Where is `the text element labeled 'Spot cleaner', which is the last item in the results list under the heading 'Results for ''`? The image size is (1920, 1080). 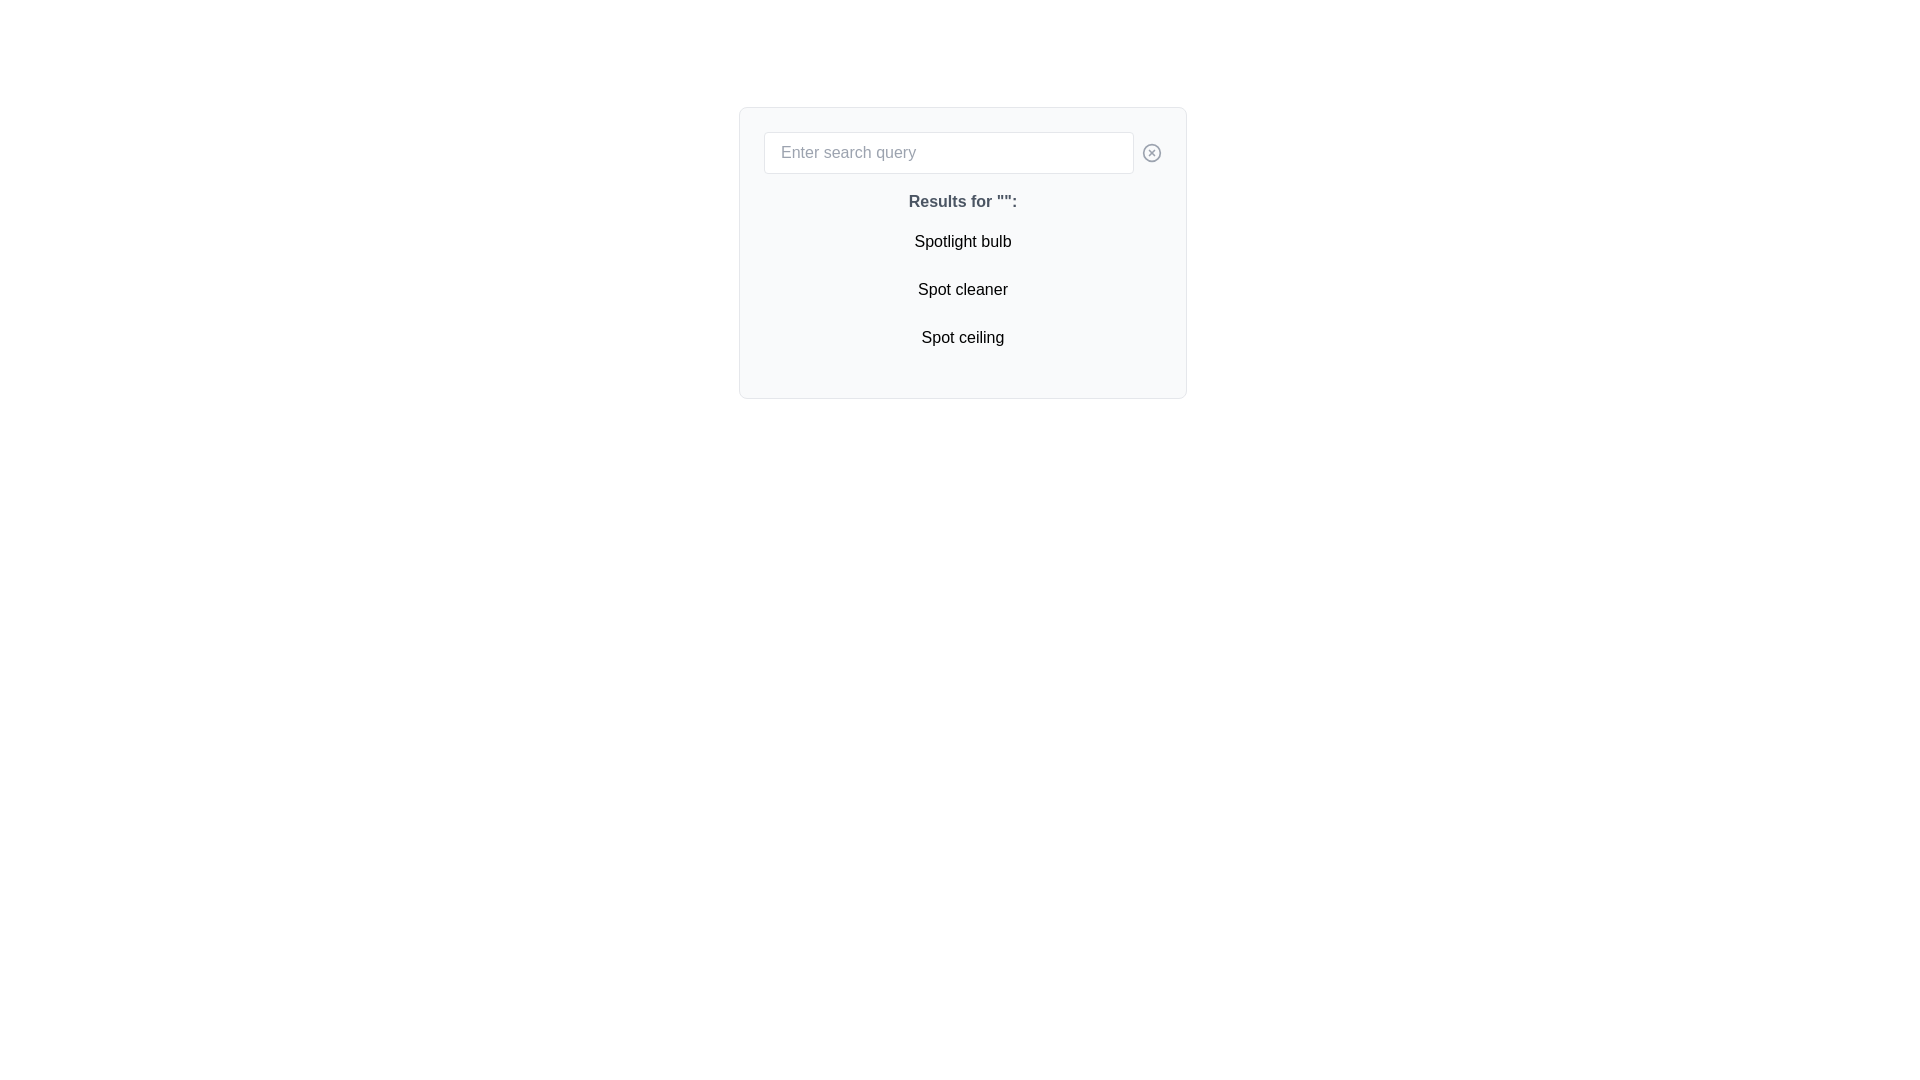 the text element labeled 'Spot cleaner', which is the last item in the results list under the heading 'Results for '' is located at coordinates (1005, 289).